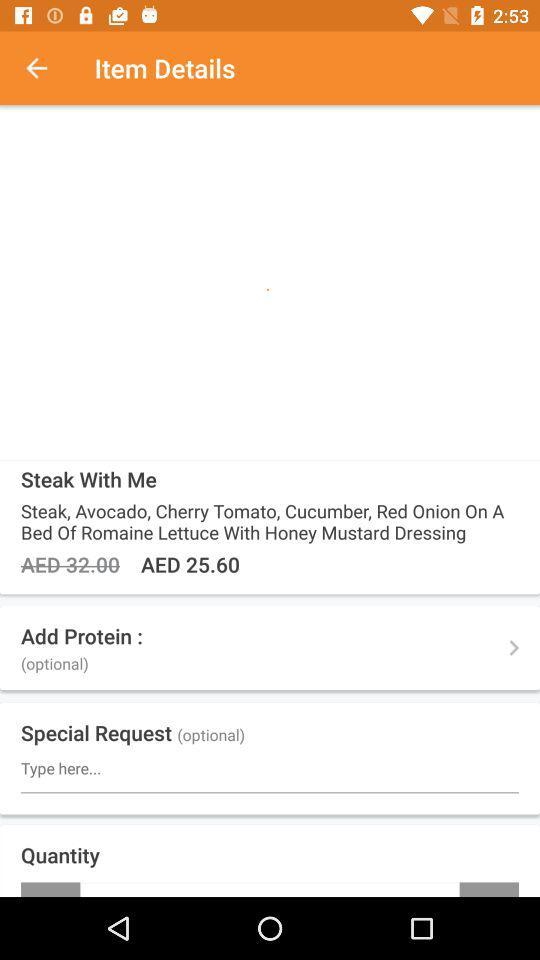  I want to click on icon next to +, so click(50, 888).